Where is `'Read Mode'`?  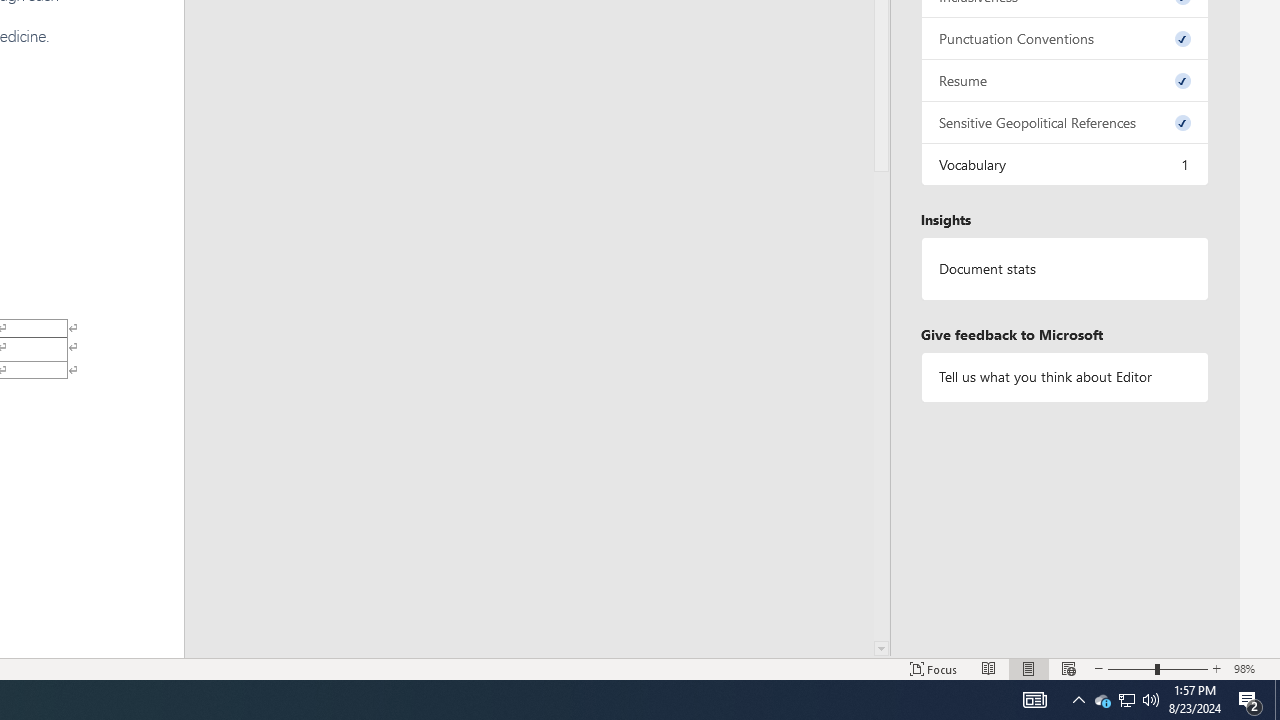 'Read Mode' is located at coordinates (988, 669).